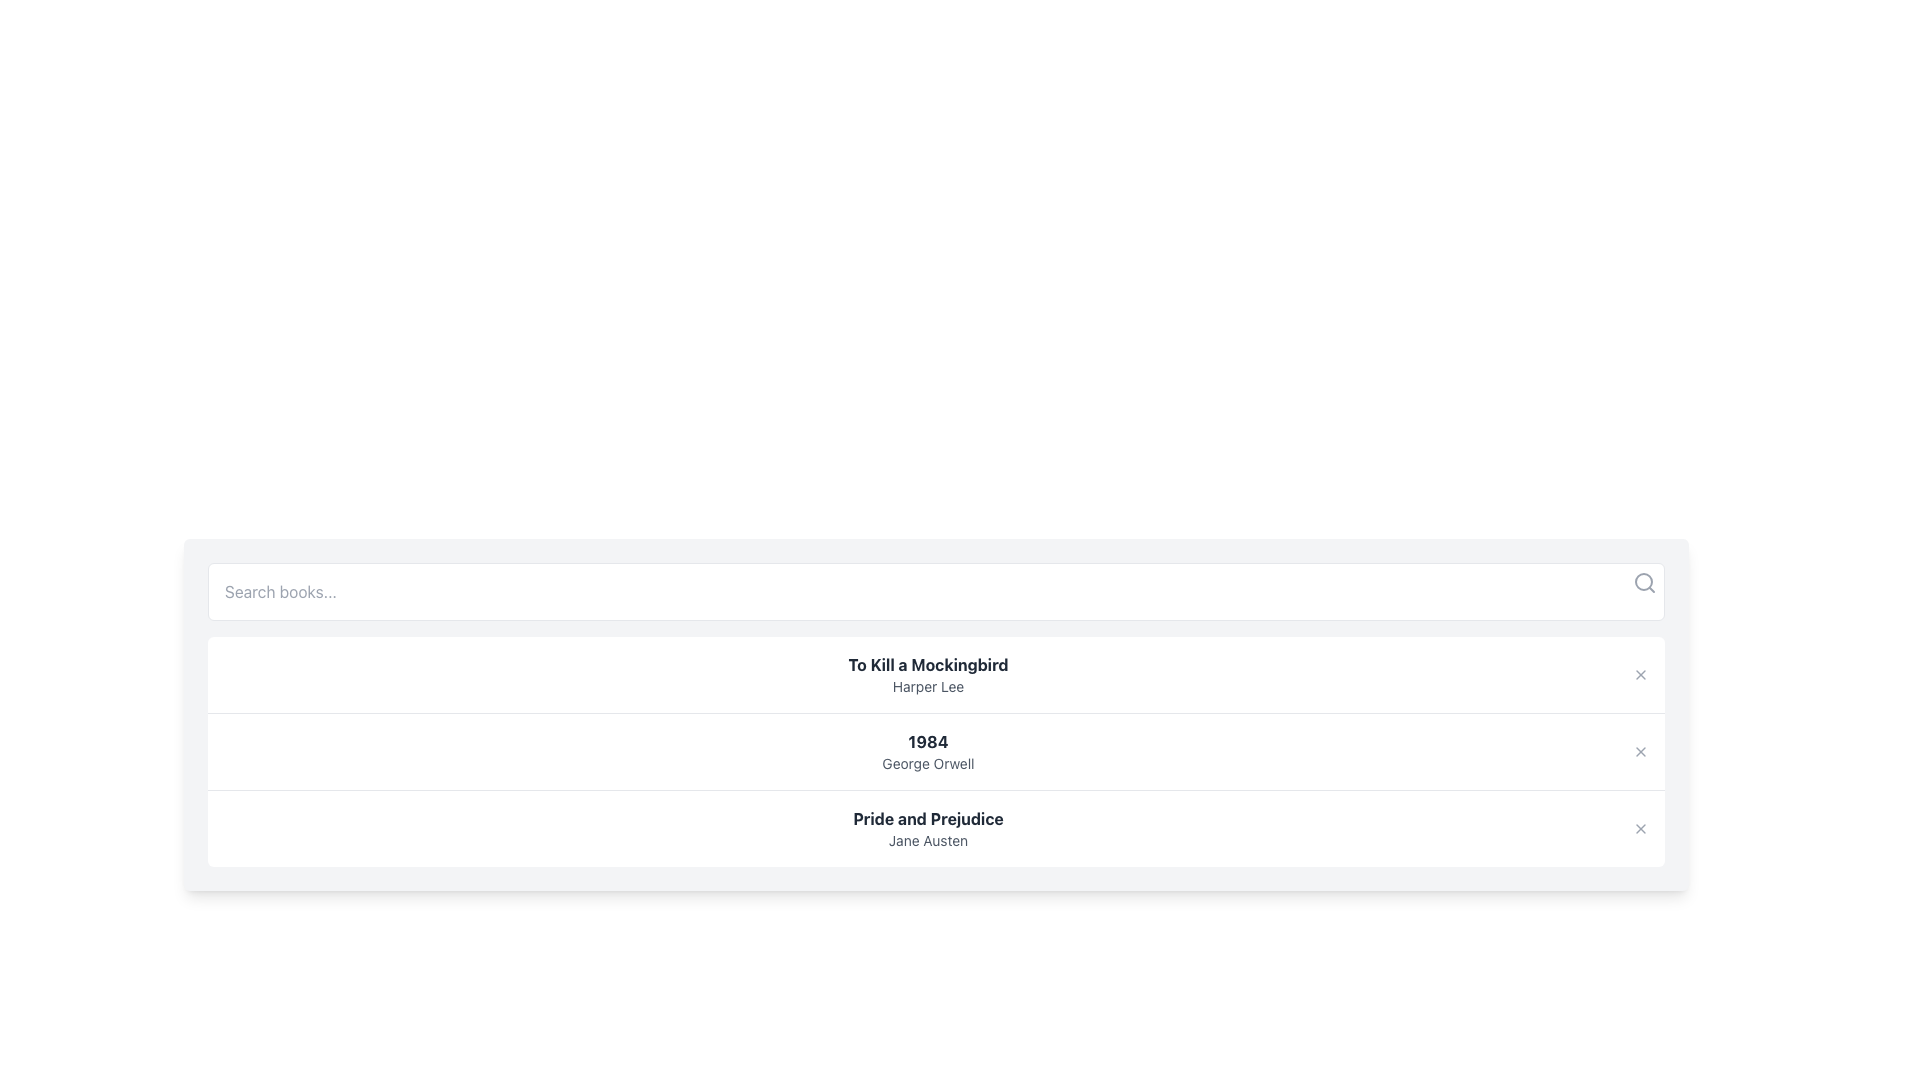 The height and width of the screenshot is (1080, 1920). I want to click on the third list item representing the book 'Pride and Prejudice' by Jane Austen, so click(935, 828).